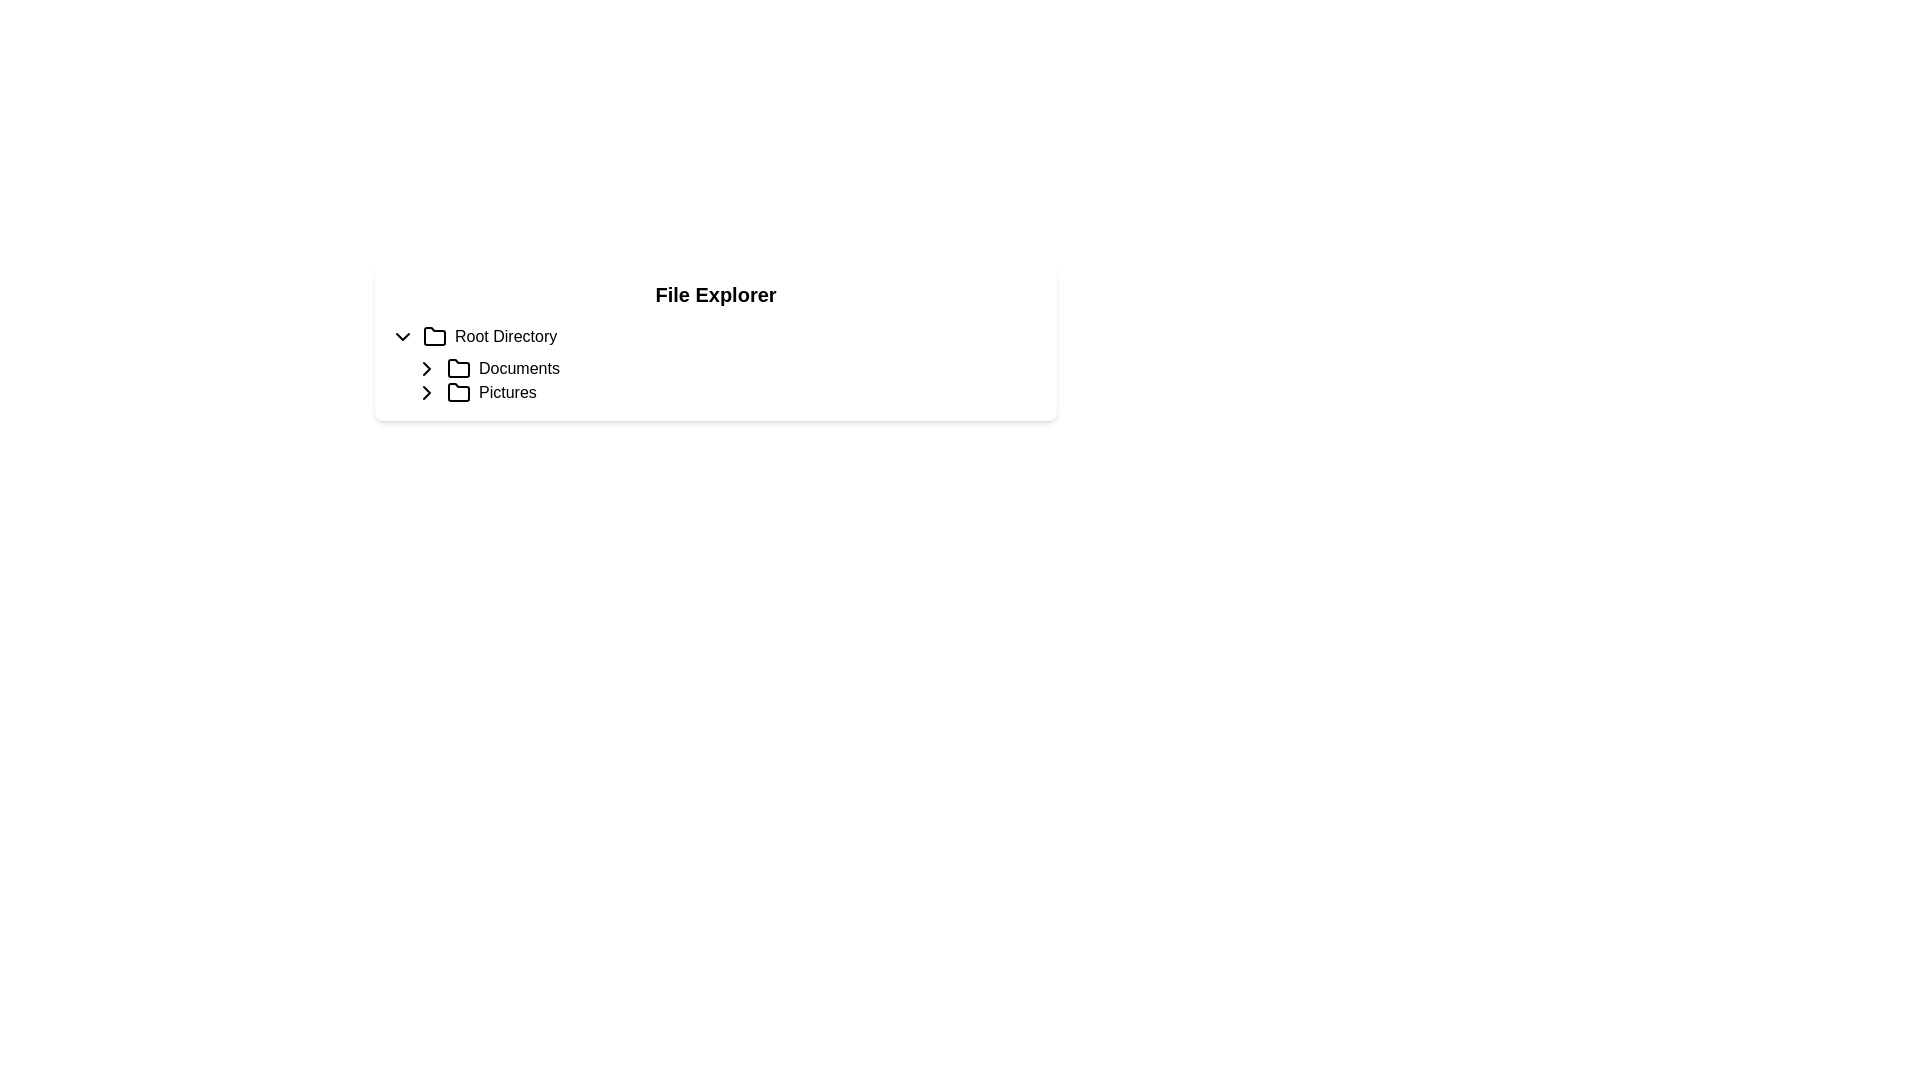  What do you see at coordinates (426, 369) in the screenshot?
I see `the Chevron icon located at the beginning of the 'Documents' row in the file explorer` at bounding box center [426, 369].